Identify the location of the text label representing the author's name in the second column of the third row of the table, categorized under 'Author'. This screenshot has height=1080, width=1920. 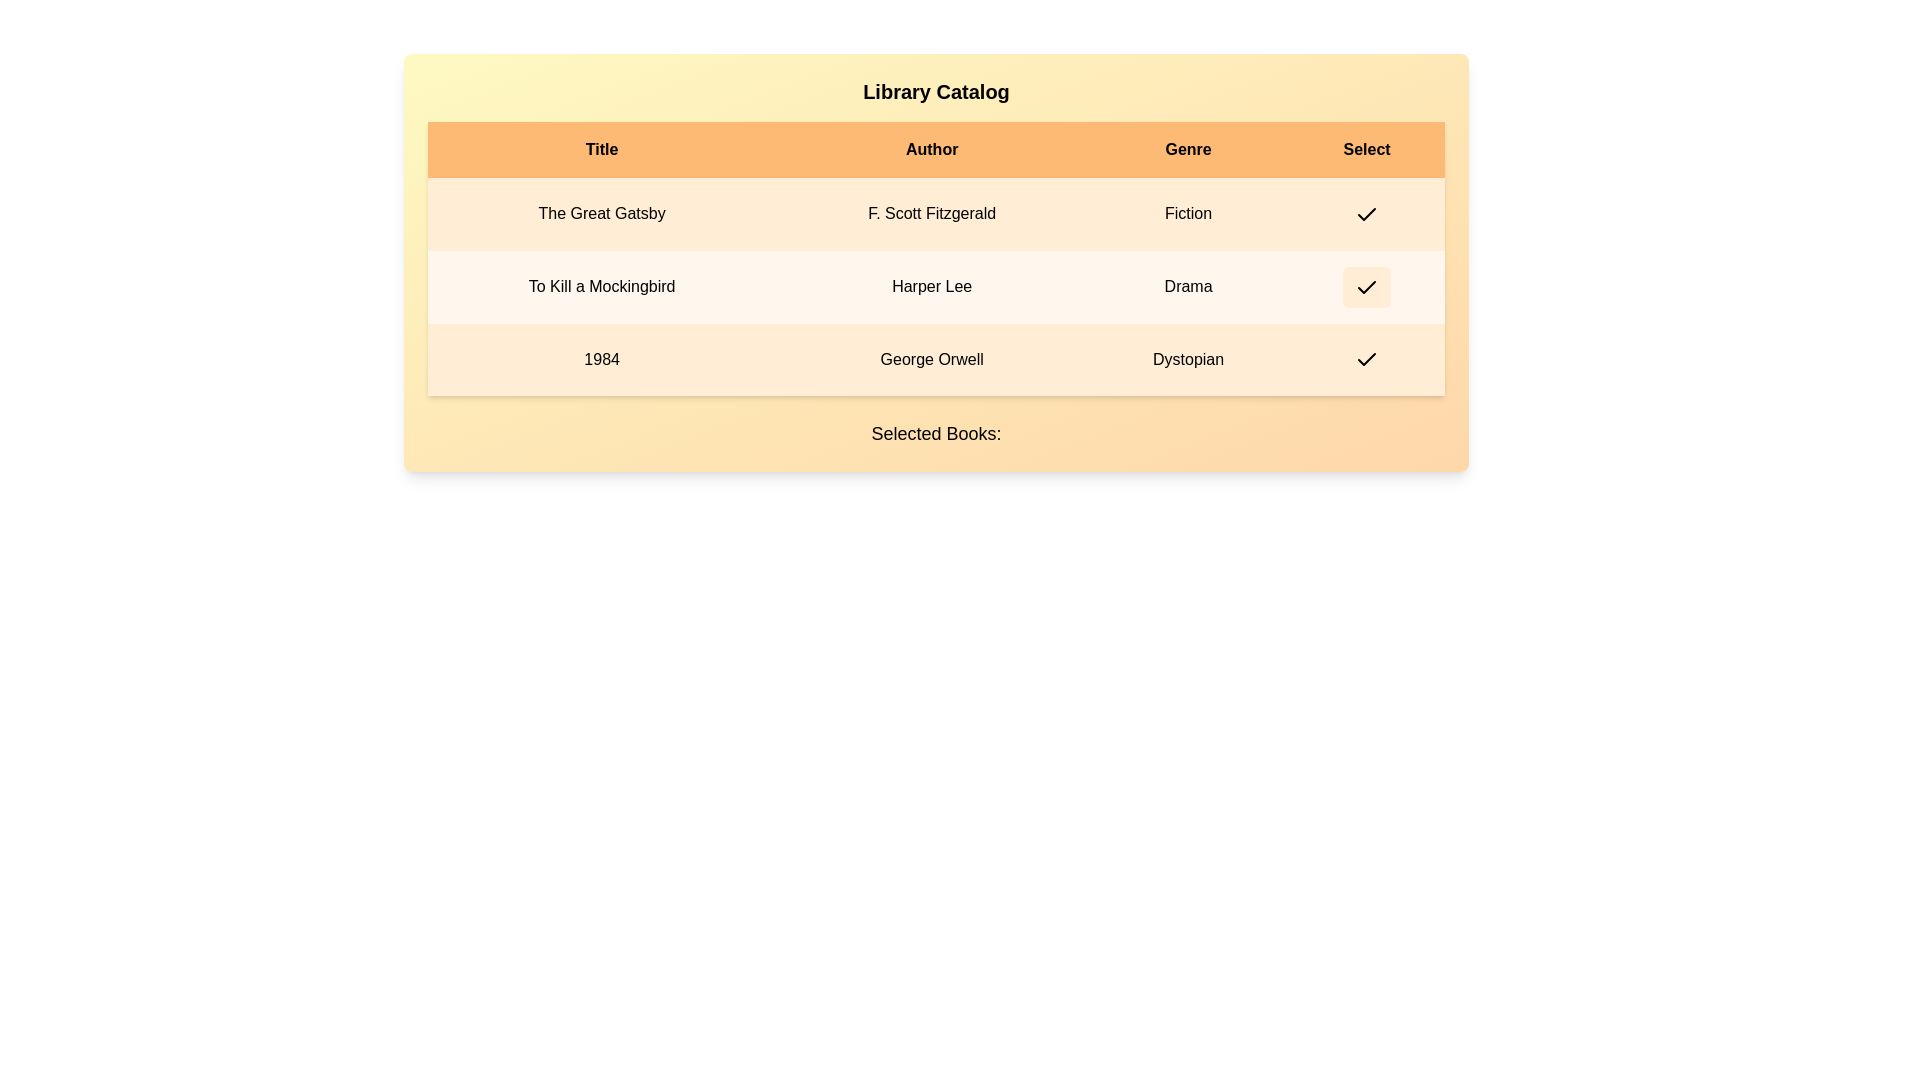
(931, 358).